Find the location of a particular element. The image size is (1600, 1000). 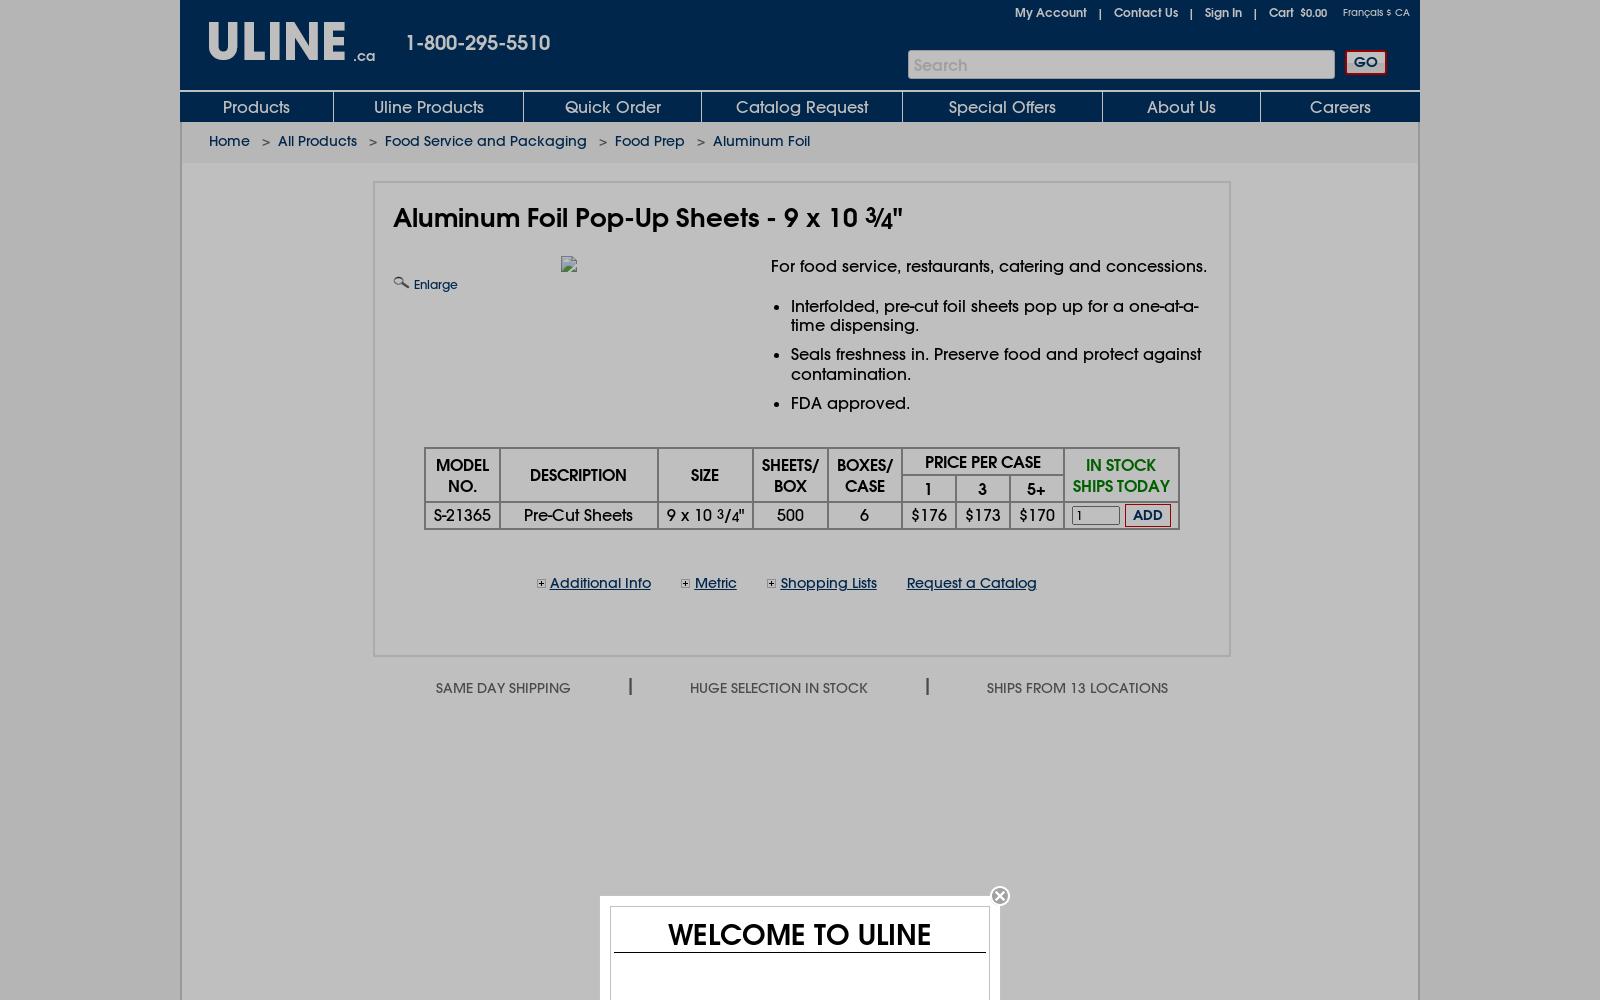

'Shopping Lists' is located at coordinates (826, 581).